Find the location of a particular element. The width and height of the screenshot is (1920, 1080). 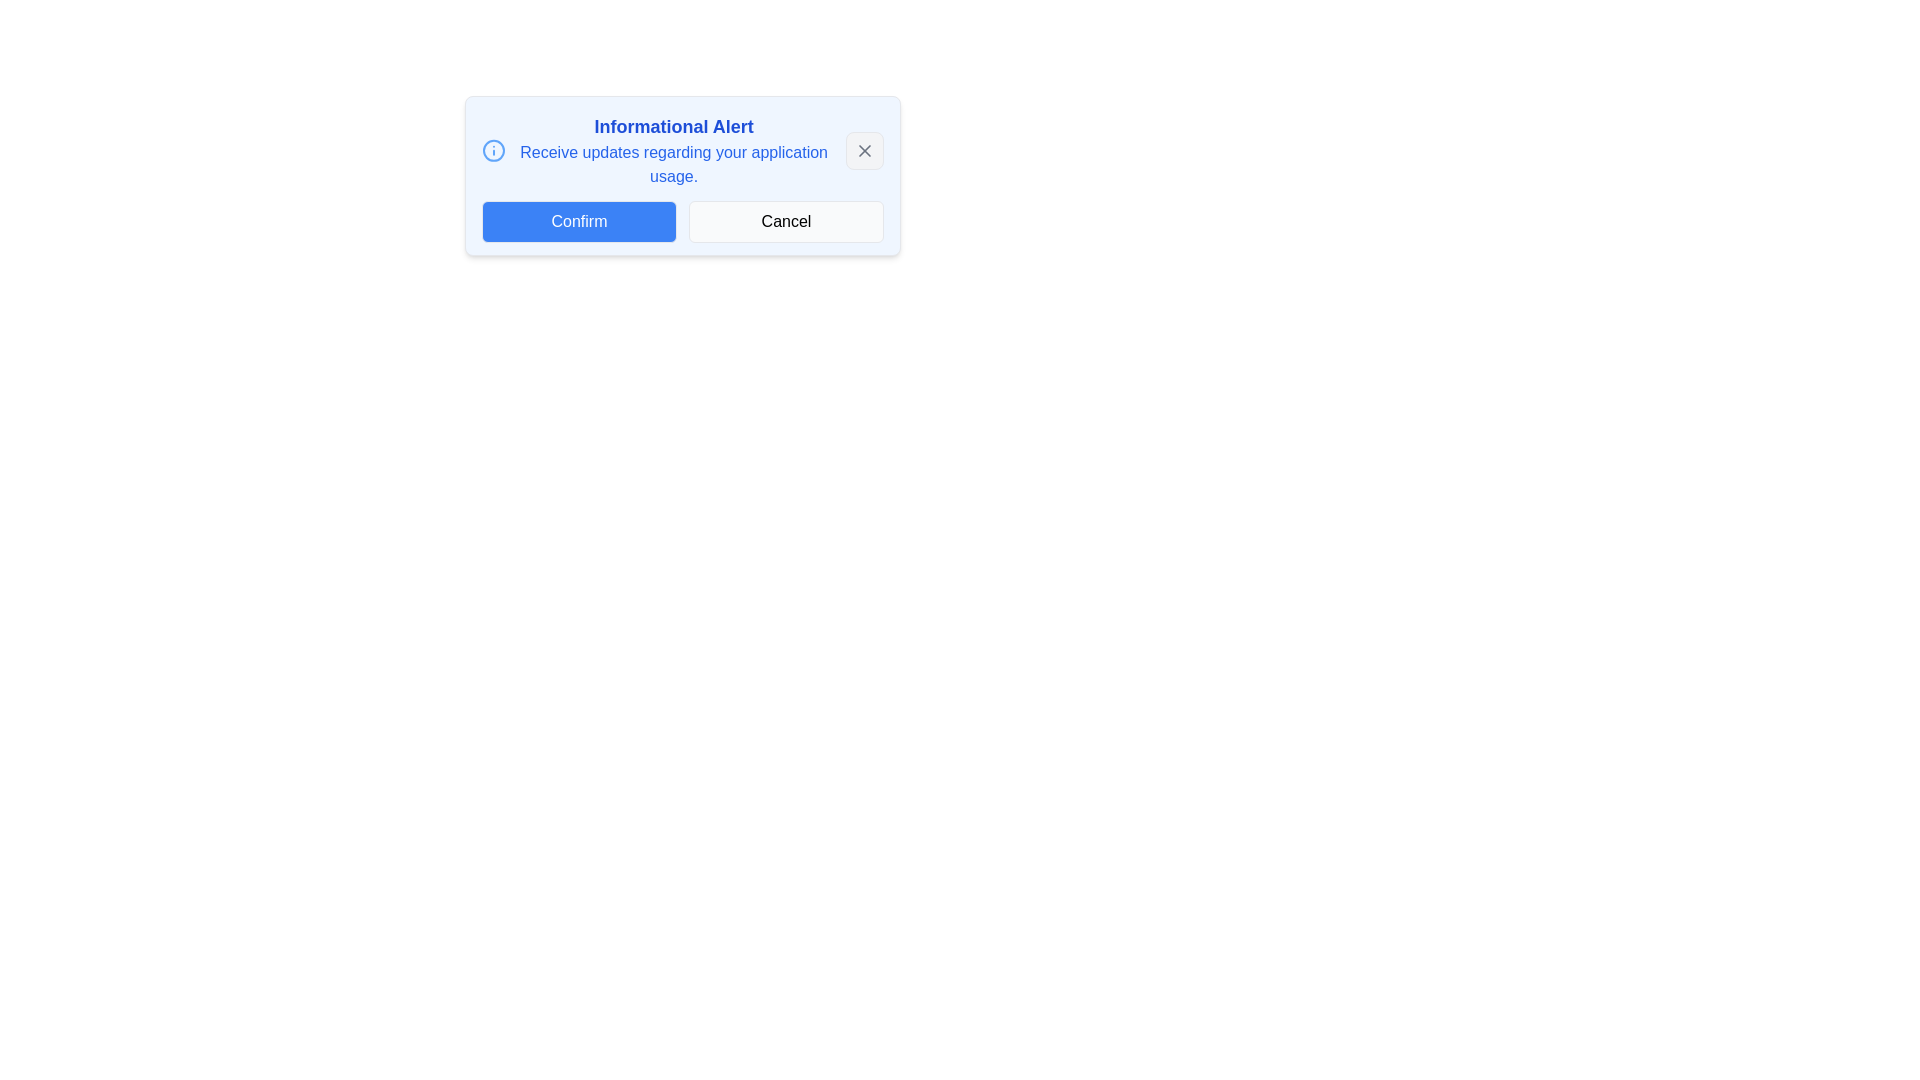

the 'Confirm' button with bold white text and a blue background is located at coordinates (578, 222).